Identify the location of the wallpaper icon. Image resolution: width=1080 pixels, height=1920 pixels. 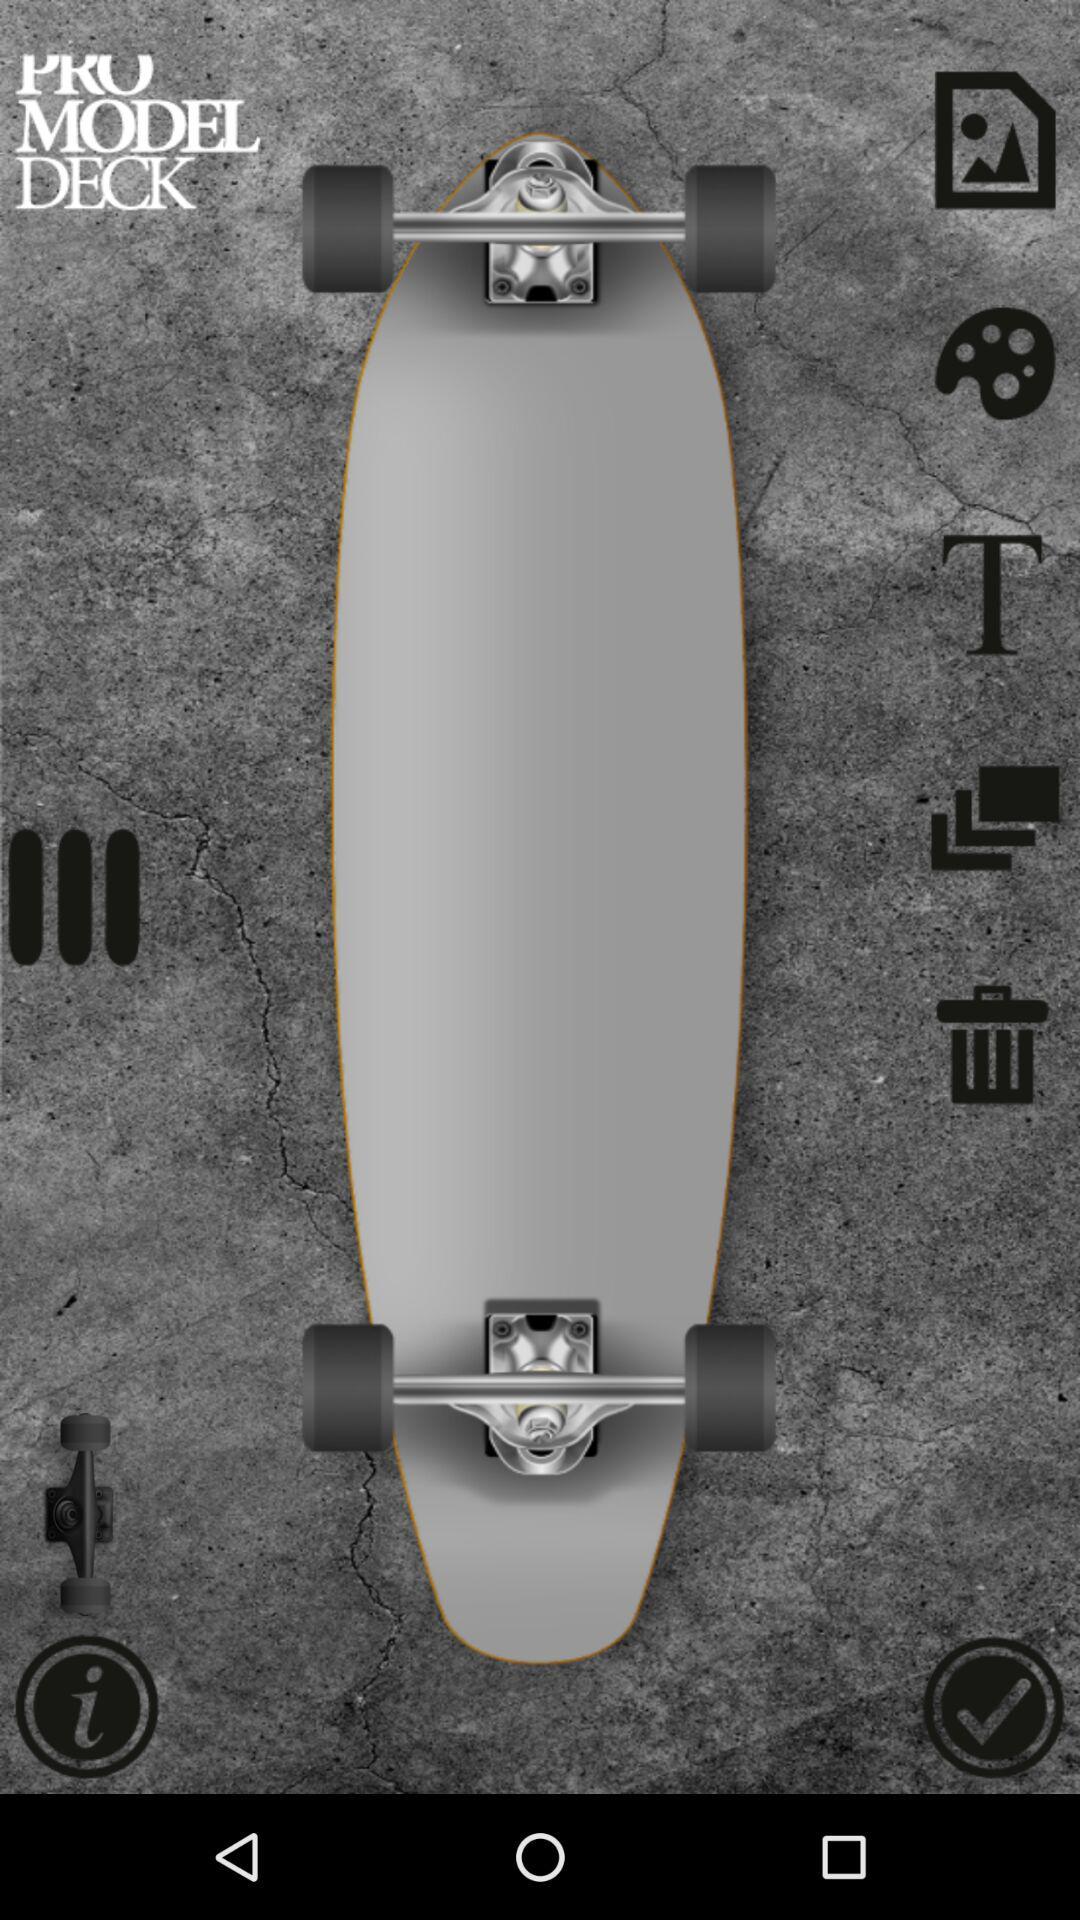
(992, 148).